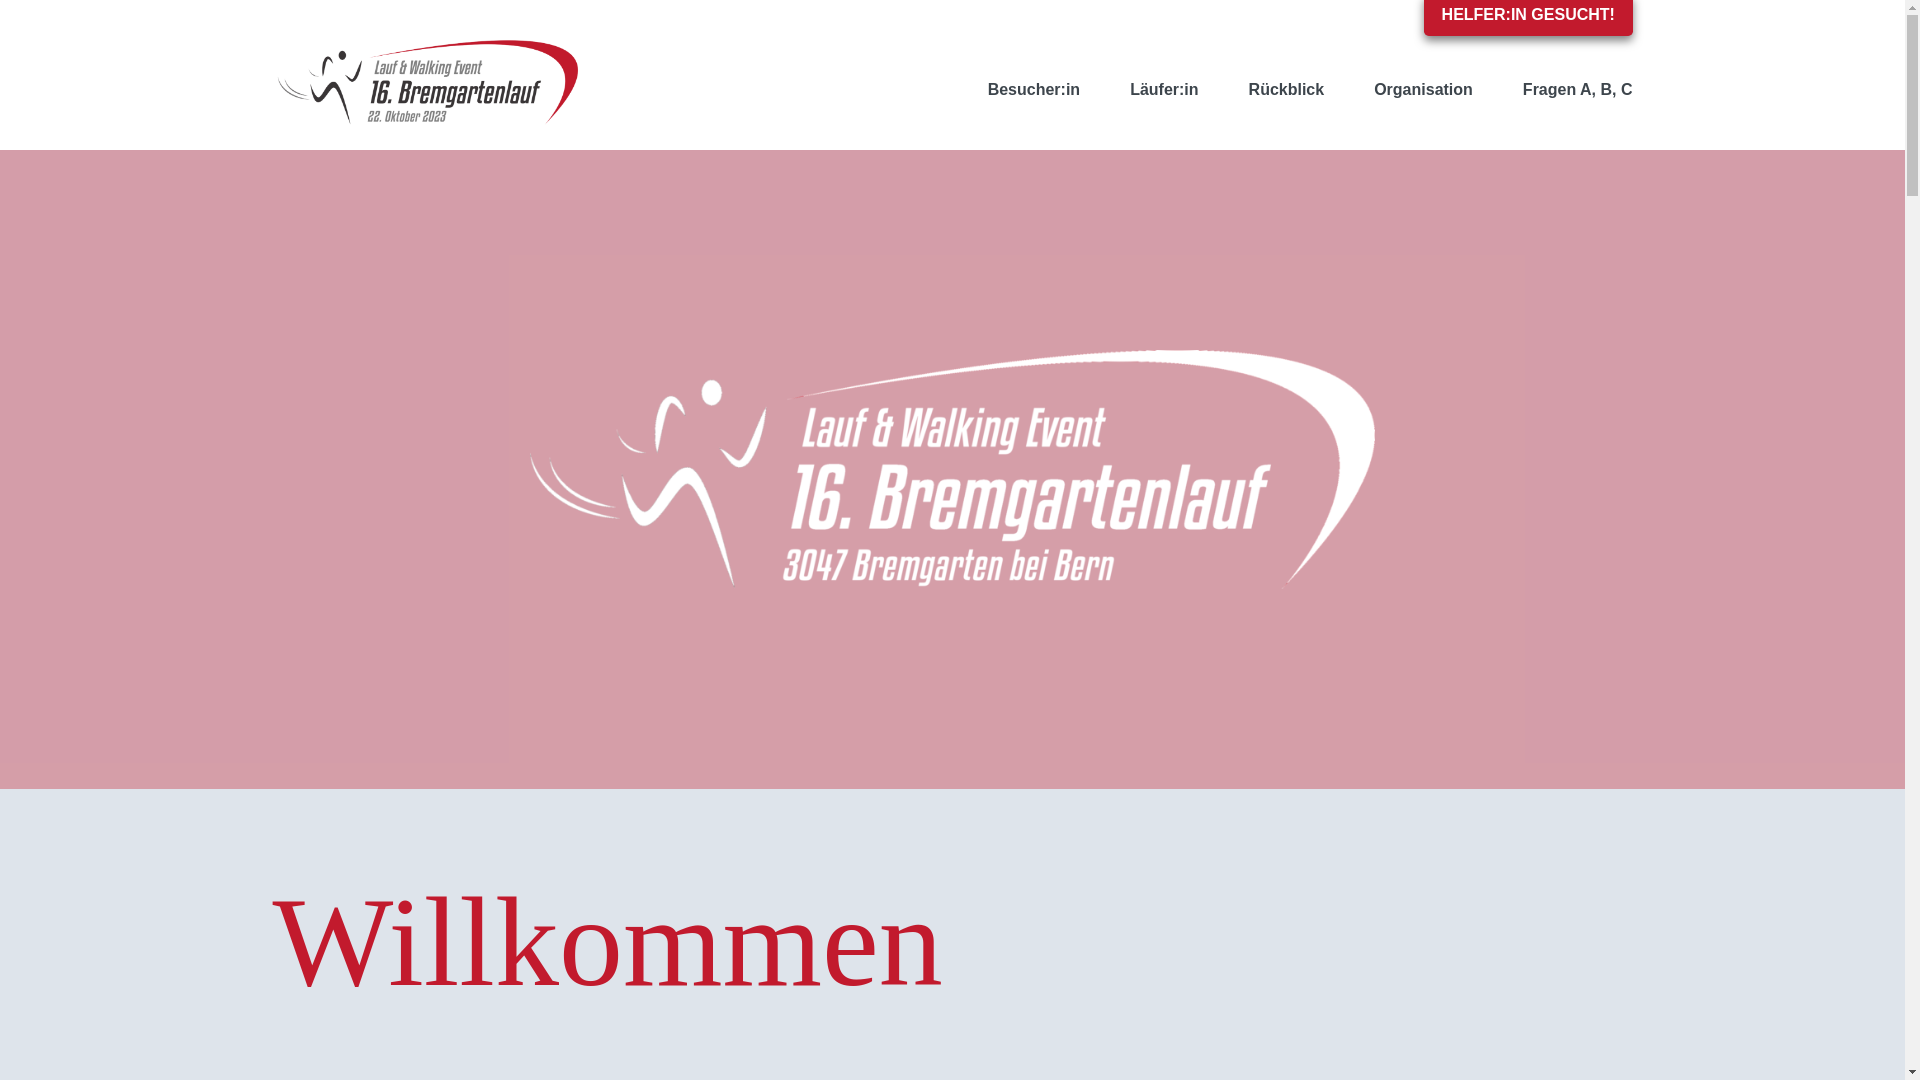 The height and width of the screenshot is (1080, 1920). I want to click on 'Organisation', so click(1422, 88).